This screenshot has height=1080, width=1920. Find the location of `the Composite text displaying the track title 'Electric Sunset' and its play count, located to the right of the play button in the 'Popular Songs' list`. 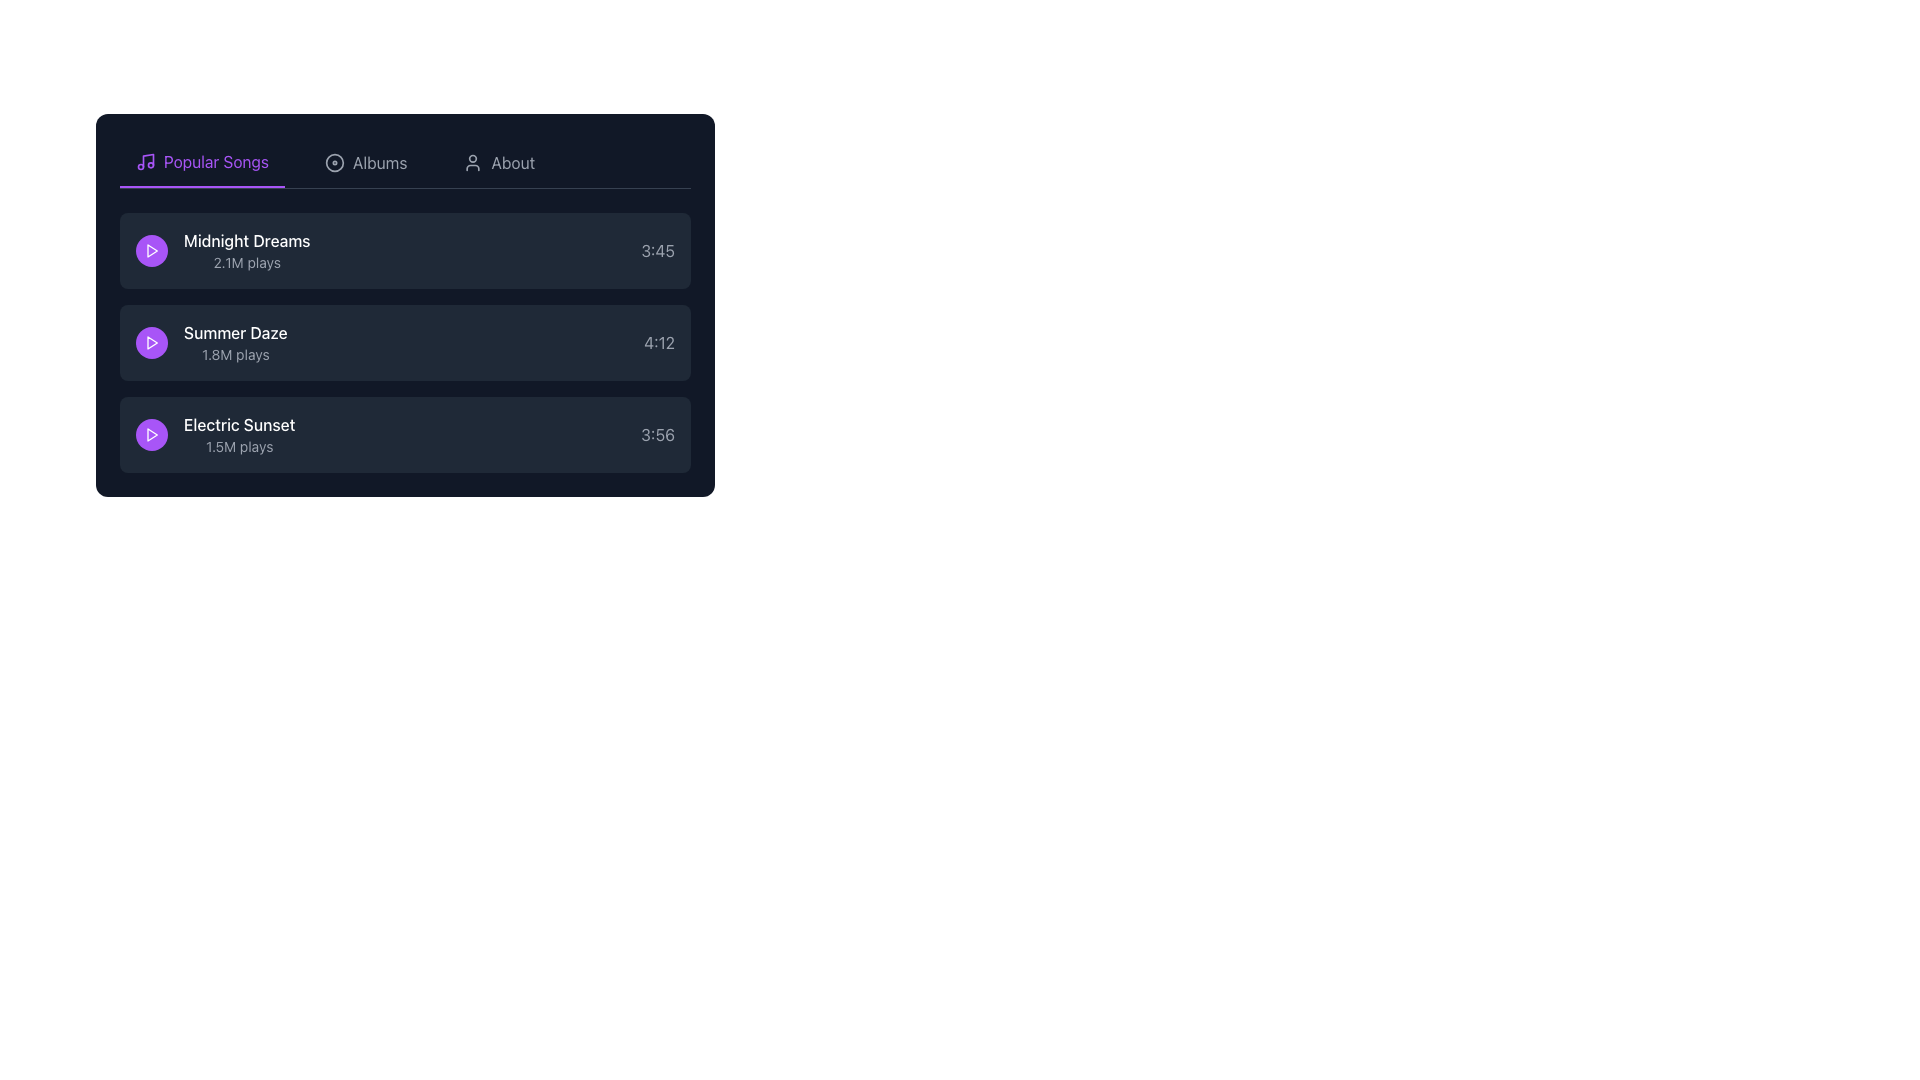

the Composite text displaying the track title 'Electric Sunset' and its play count, located to the right of the play button in the 'Popular Songs' list is located at coordinates (239, 434).